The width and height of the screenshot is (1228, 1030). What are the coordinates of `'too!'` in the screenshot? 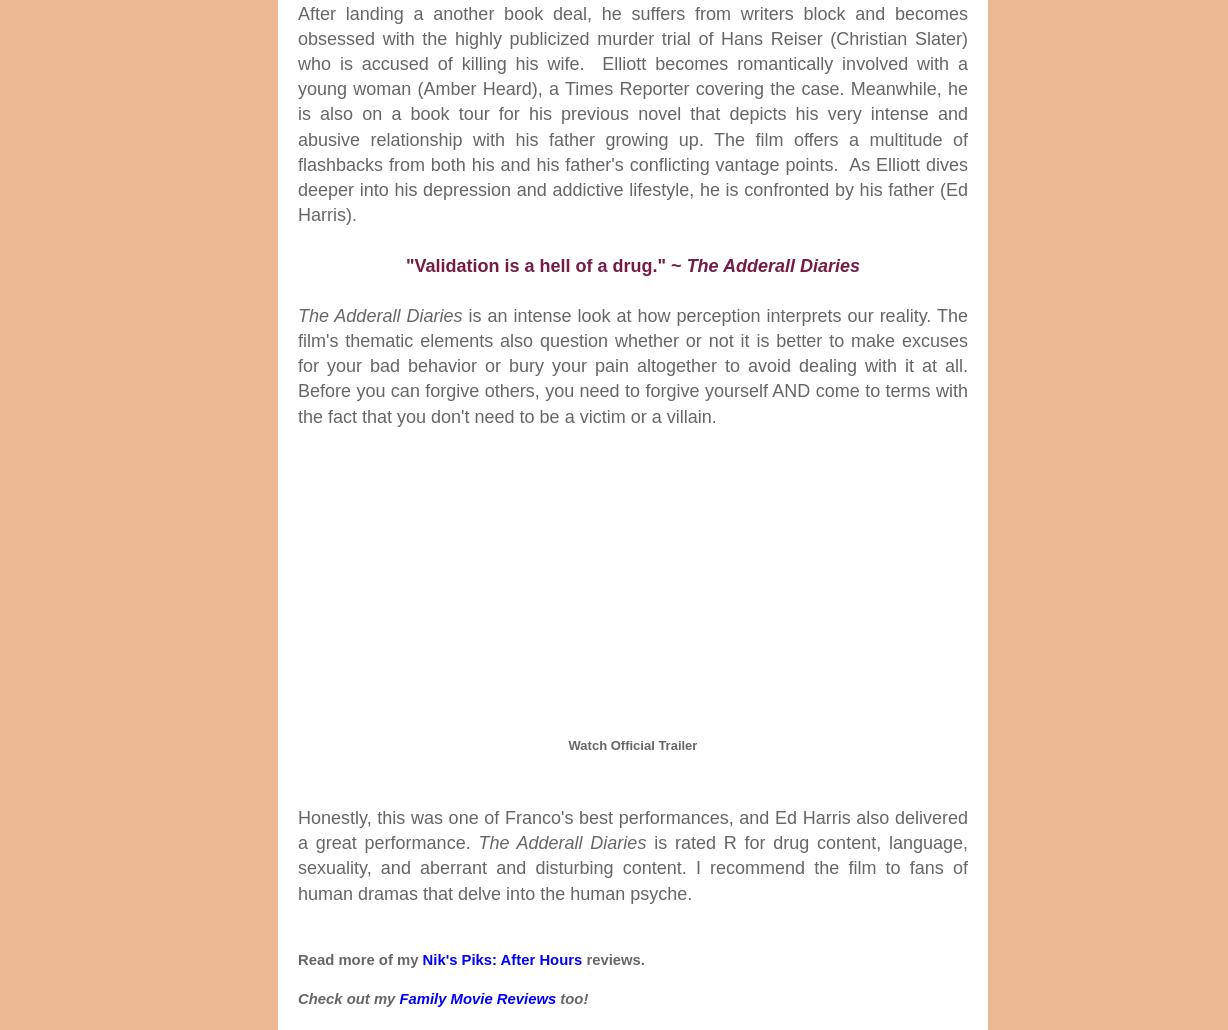 It's located at (555, 997).